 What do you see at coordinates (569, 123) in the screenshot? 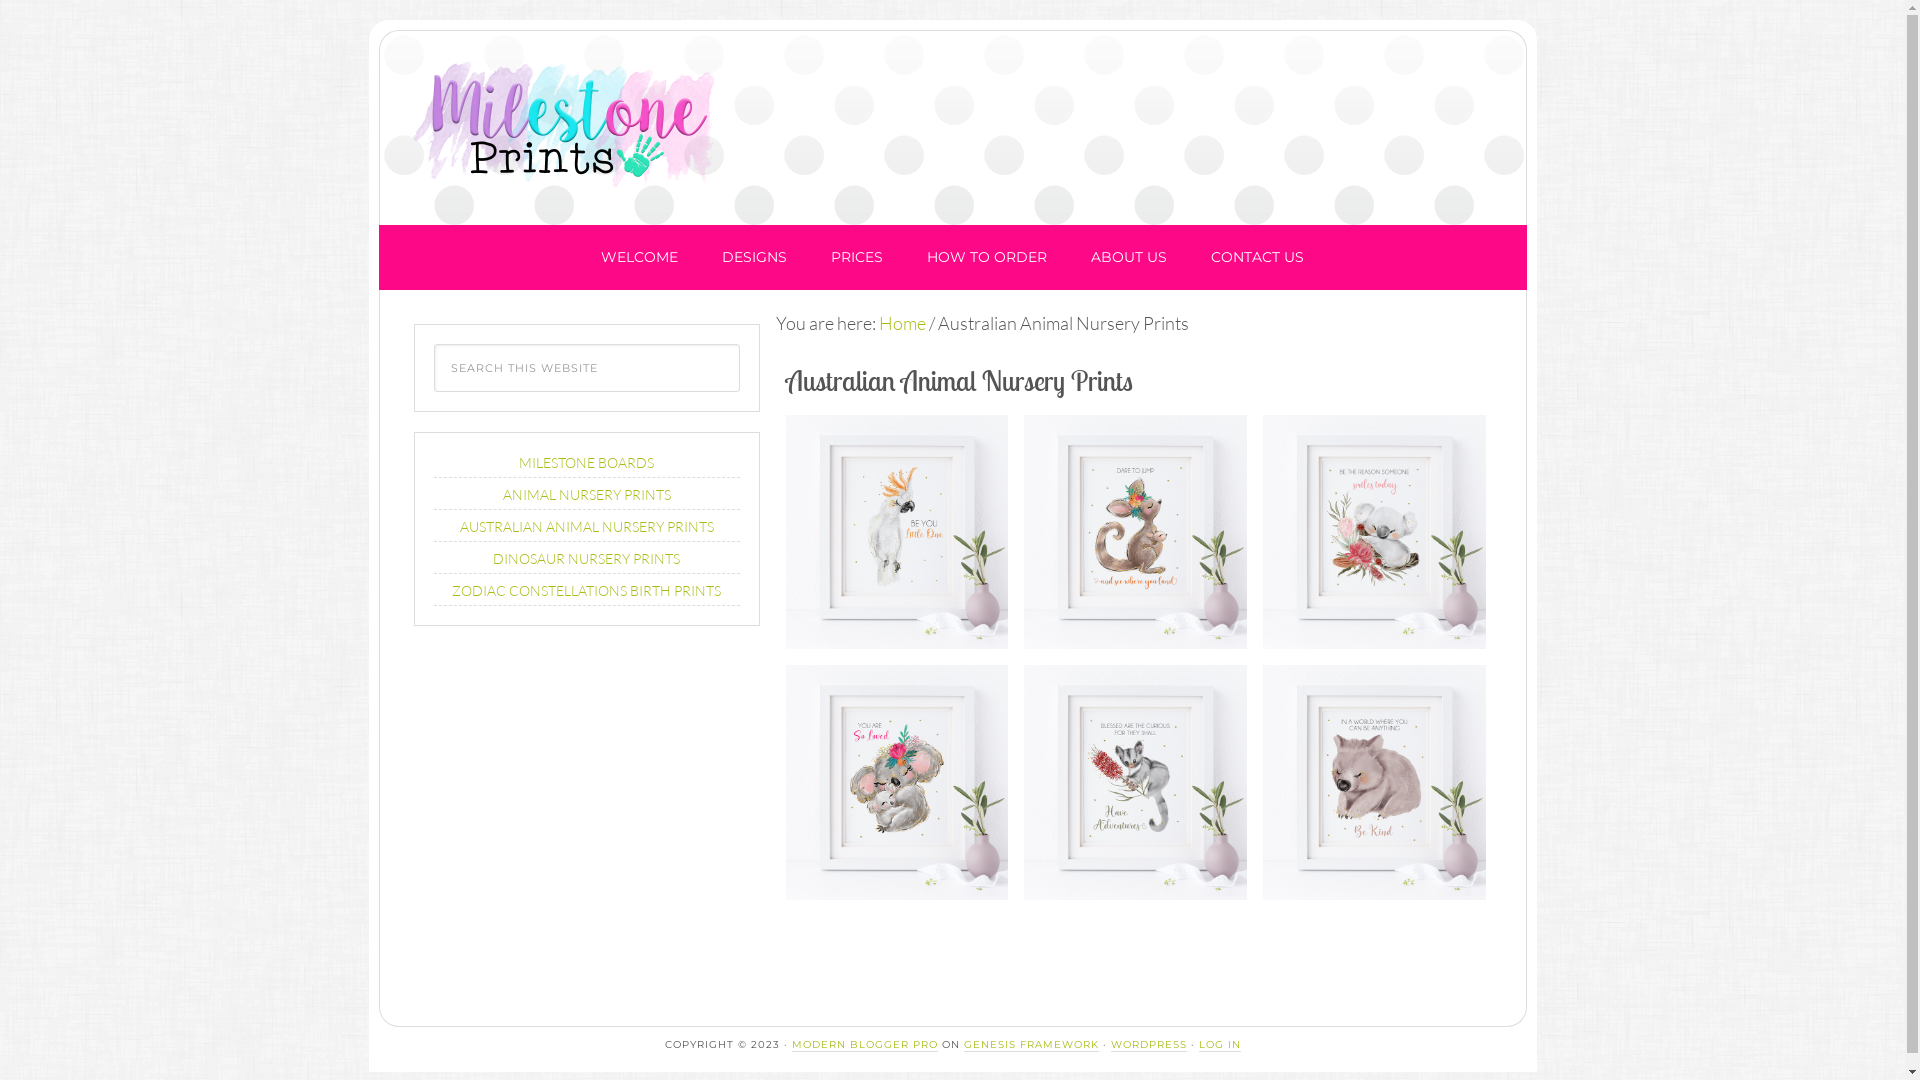
I see `'Milestone Prints'` at bounding box center [569, 123].